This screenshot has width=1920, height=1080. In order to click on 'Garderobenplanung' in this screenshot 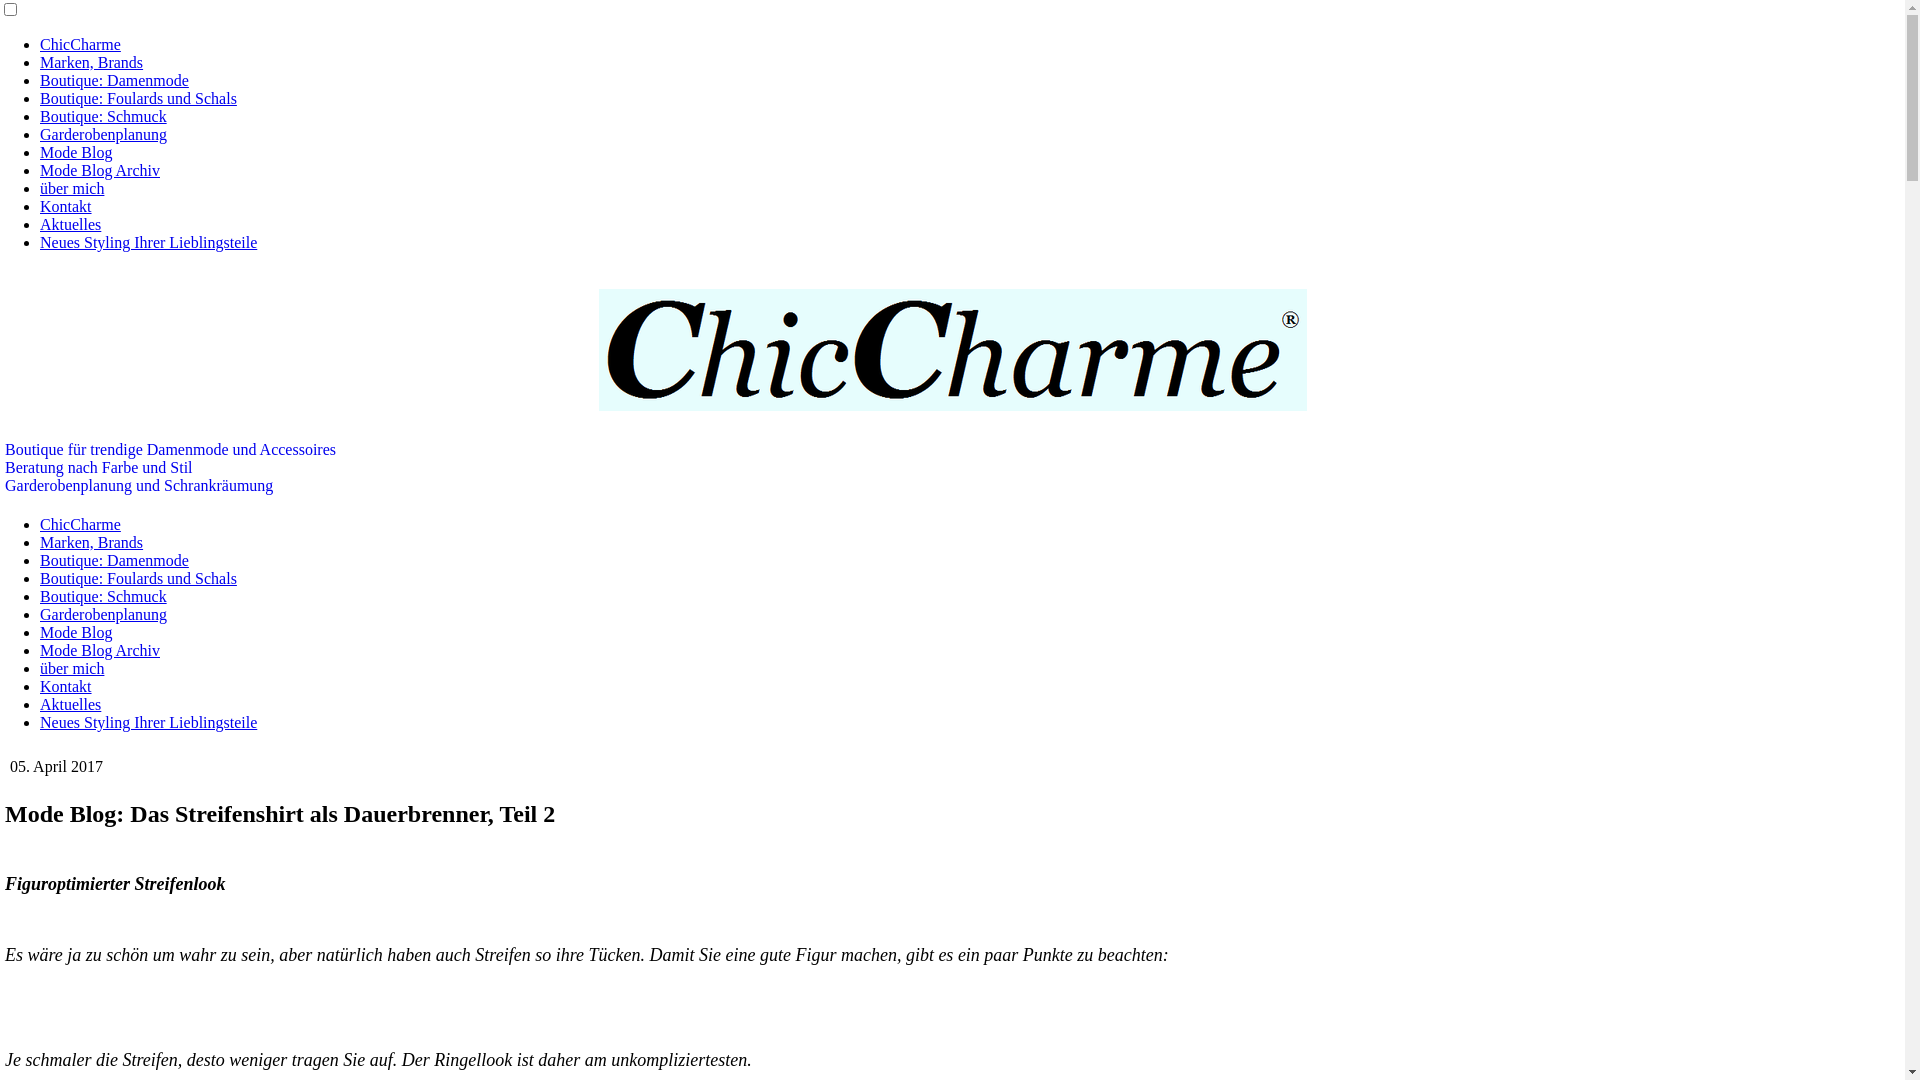, I will do `click(102, 613)`.